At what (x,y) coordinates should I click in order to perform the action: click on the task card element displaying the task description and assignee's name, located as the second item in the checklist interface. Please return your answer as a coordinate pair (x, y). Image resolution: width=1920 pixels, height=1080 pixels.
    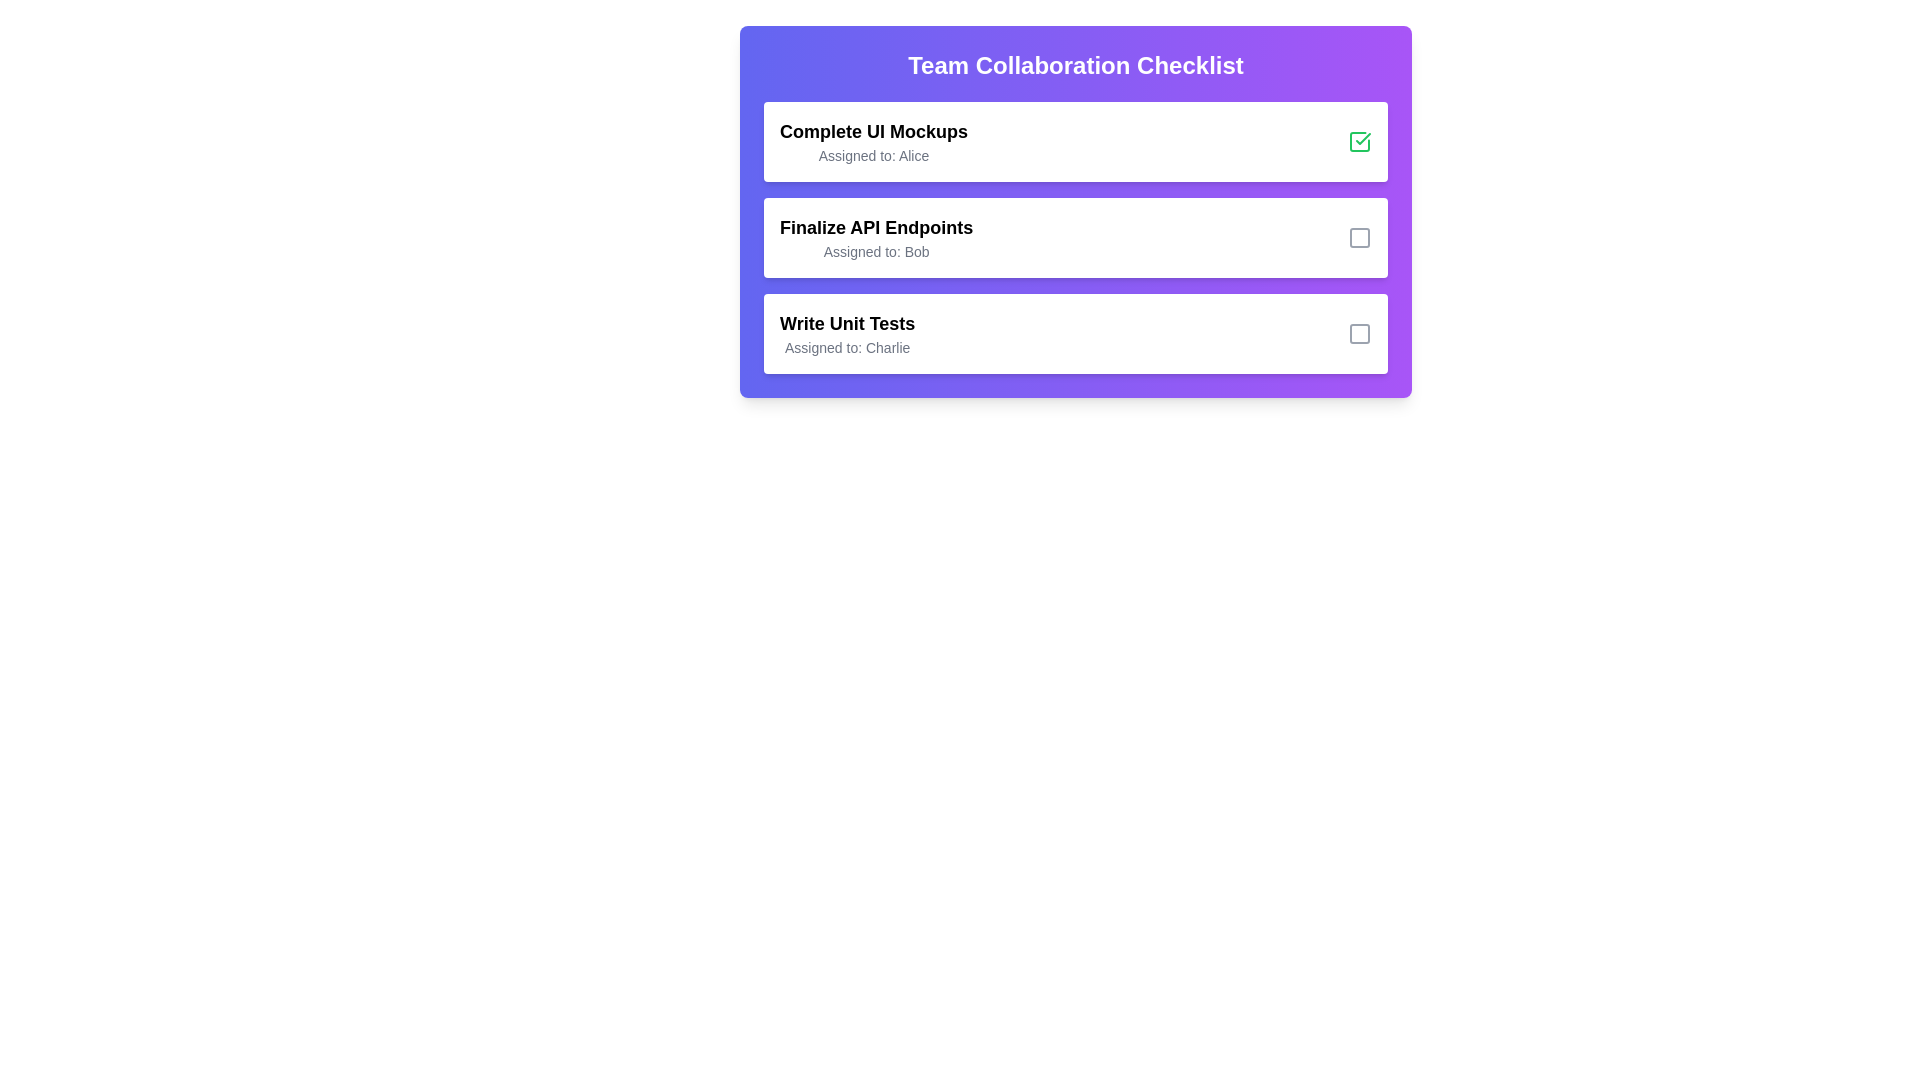
    Looking at the image, I should click on (1074, 212).